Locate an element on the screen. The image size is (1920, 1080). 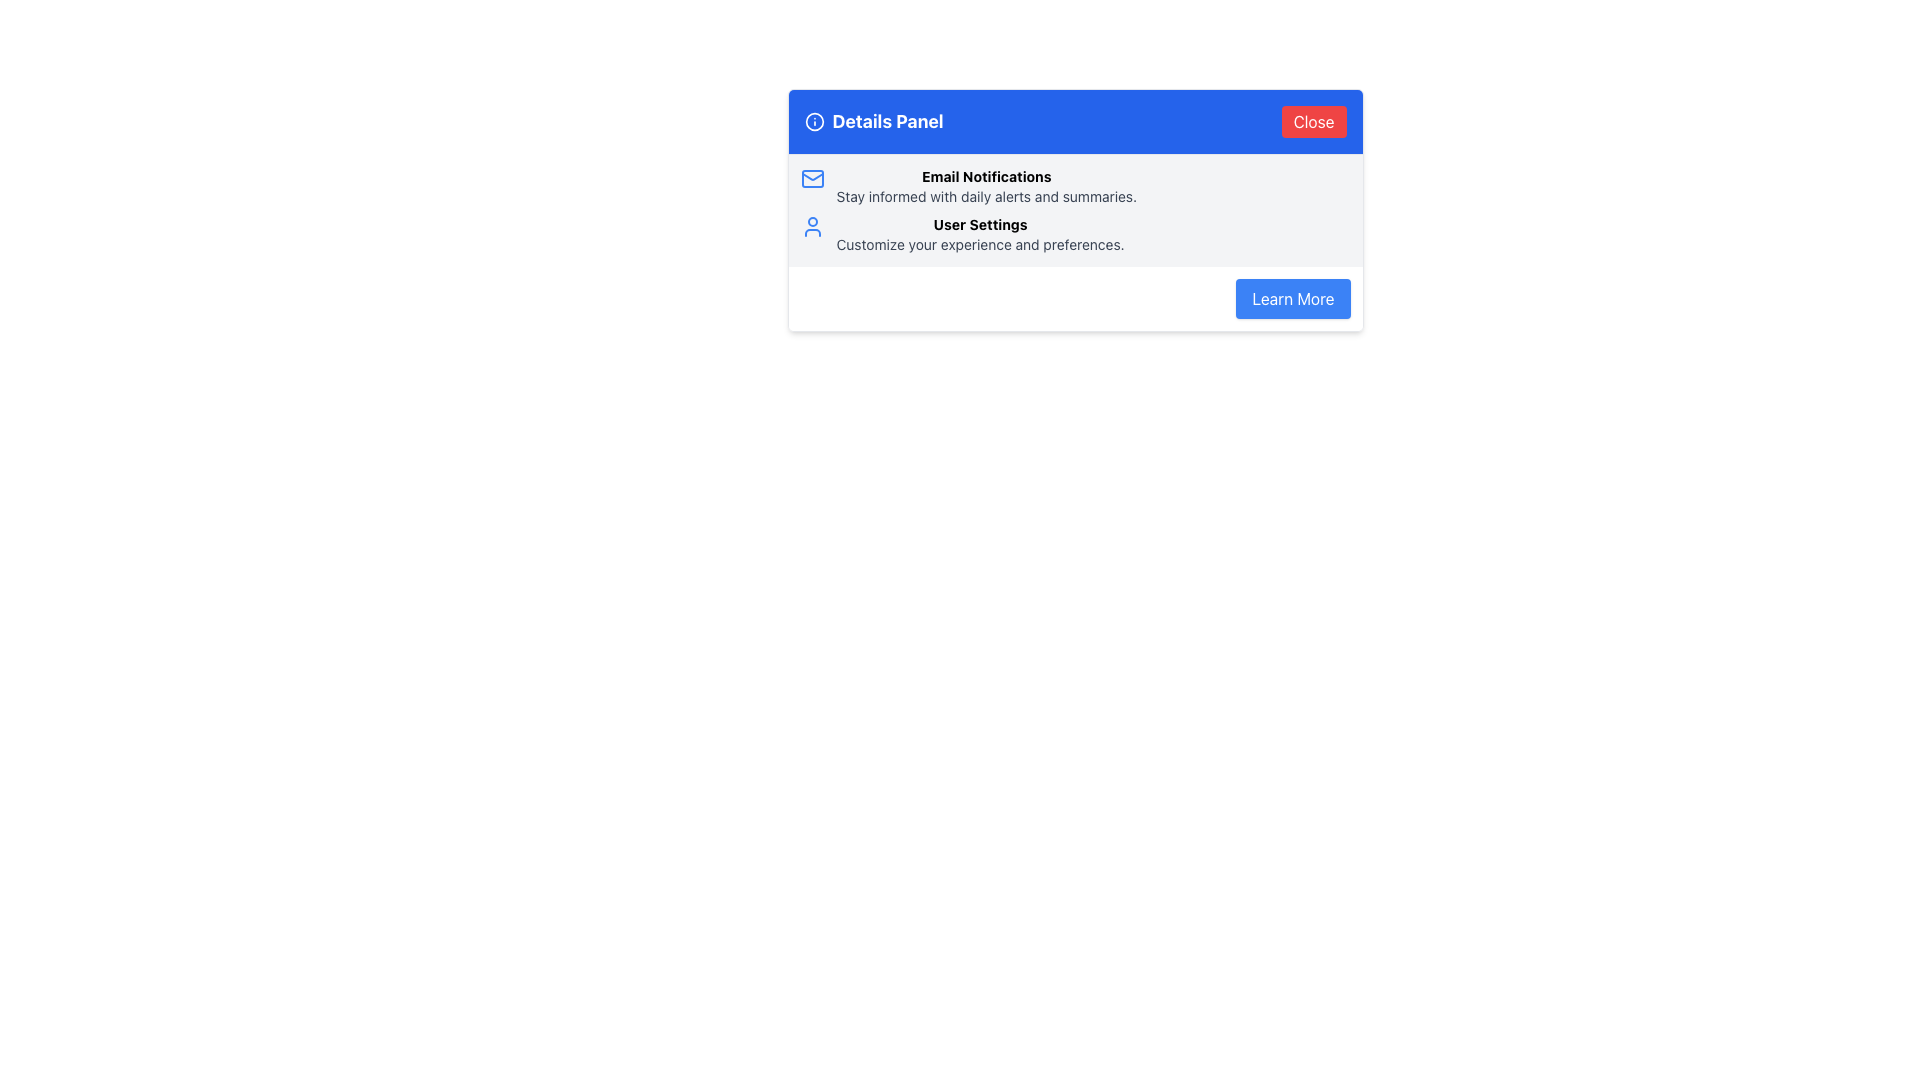
the blue envelope icon representing 'Email Notifications', which is positioned to the left of the text in the notifications section is located at coordinates (812, 177).